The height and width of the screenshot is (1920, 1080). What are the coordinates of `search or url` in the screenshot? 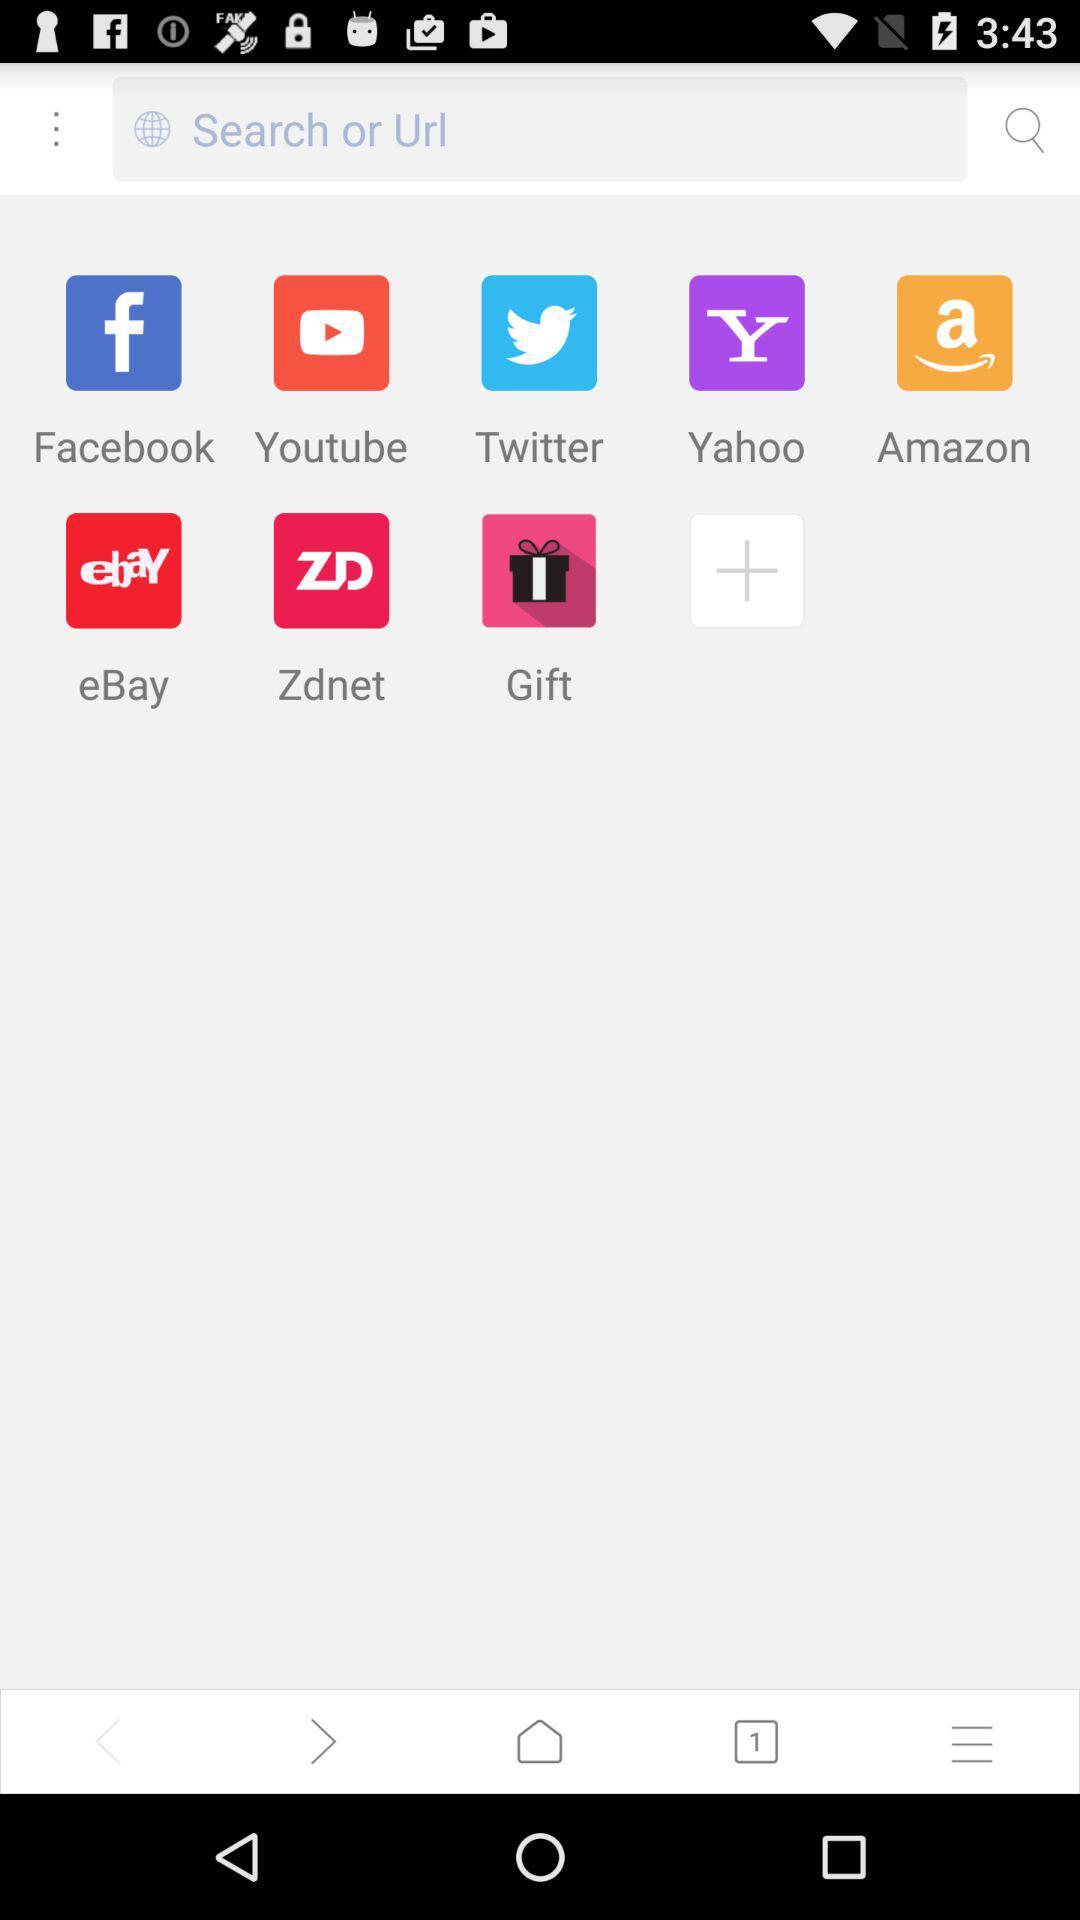 It's located at (579, 128).